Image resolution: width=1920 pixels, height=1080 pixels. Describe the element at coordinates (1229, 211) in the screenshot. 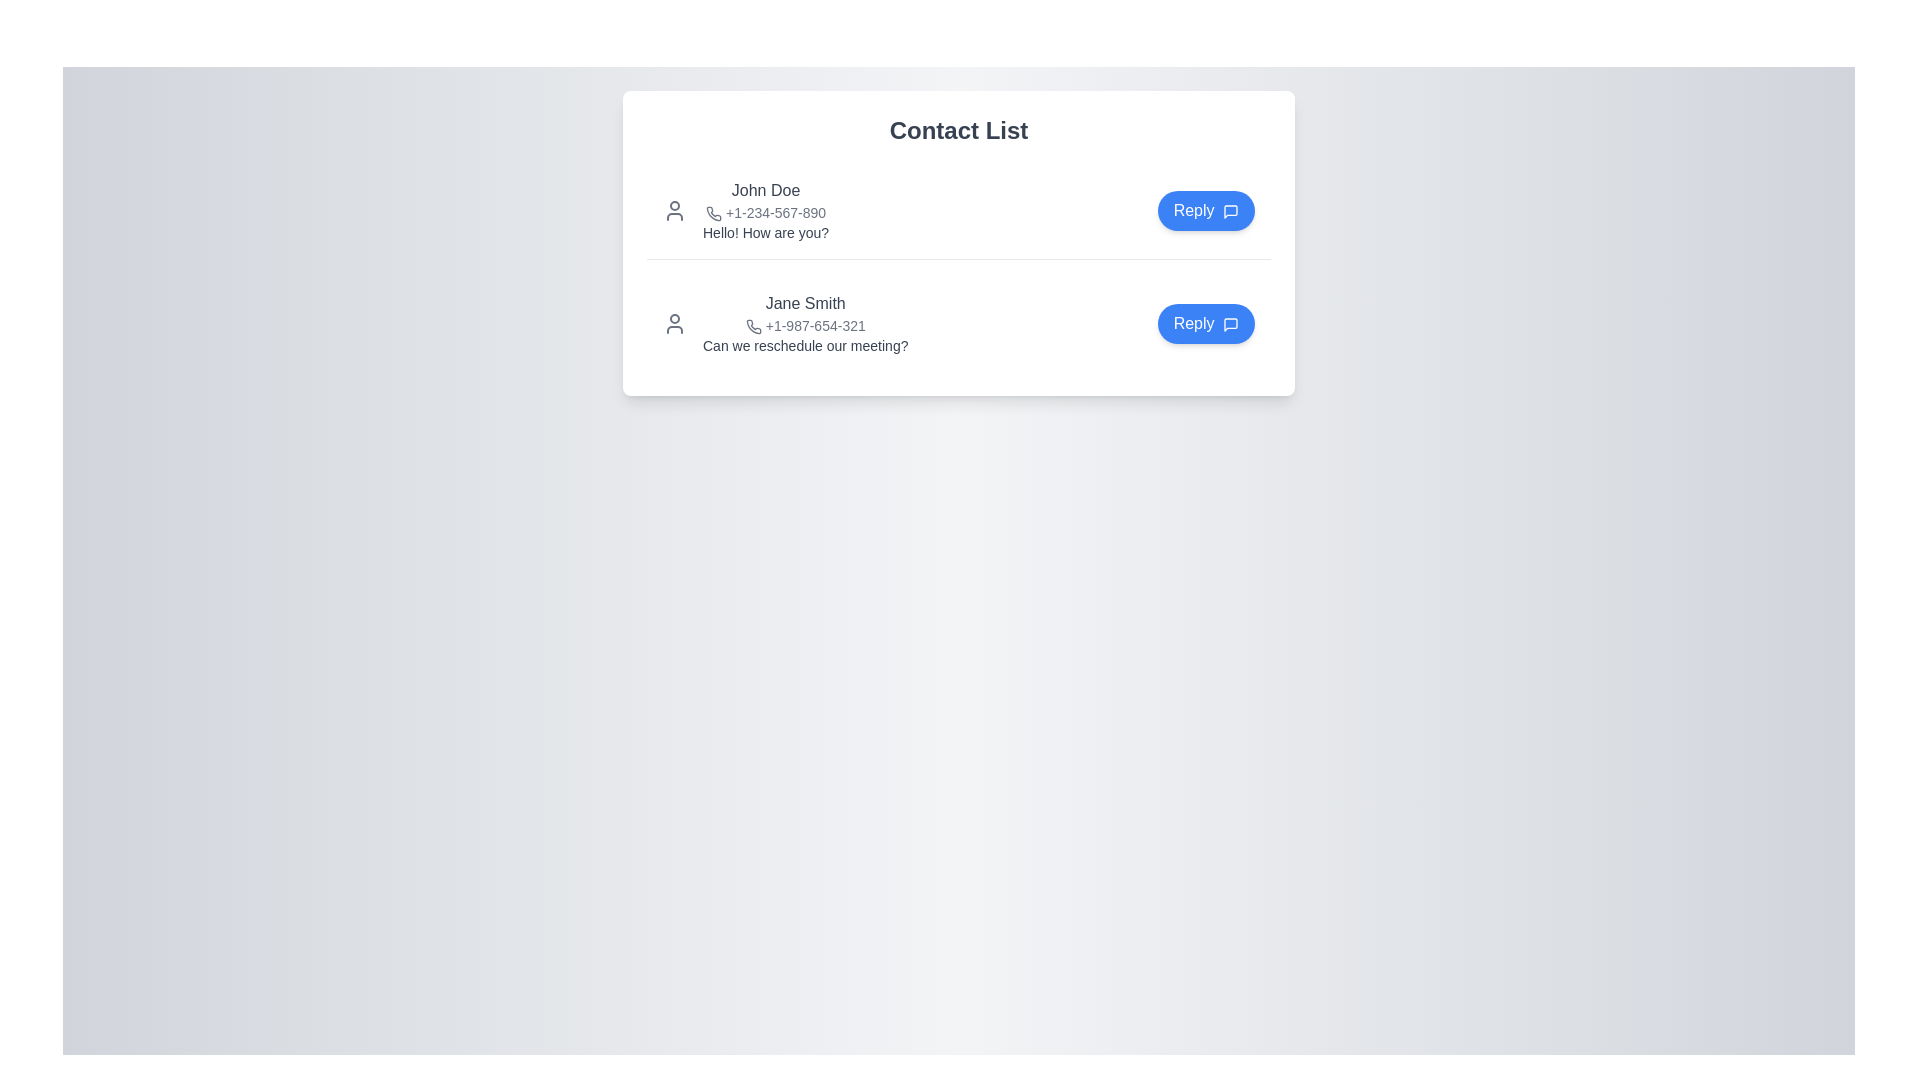

I see `the small speech bubble icon located inside the blue 'Reply' button, to the right of the text 'John Doe', to initiate a message` at that location.